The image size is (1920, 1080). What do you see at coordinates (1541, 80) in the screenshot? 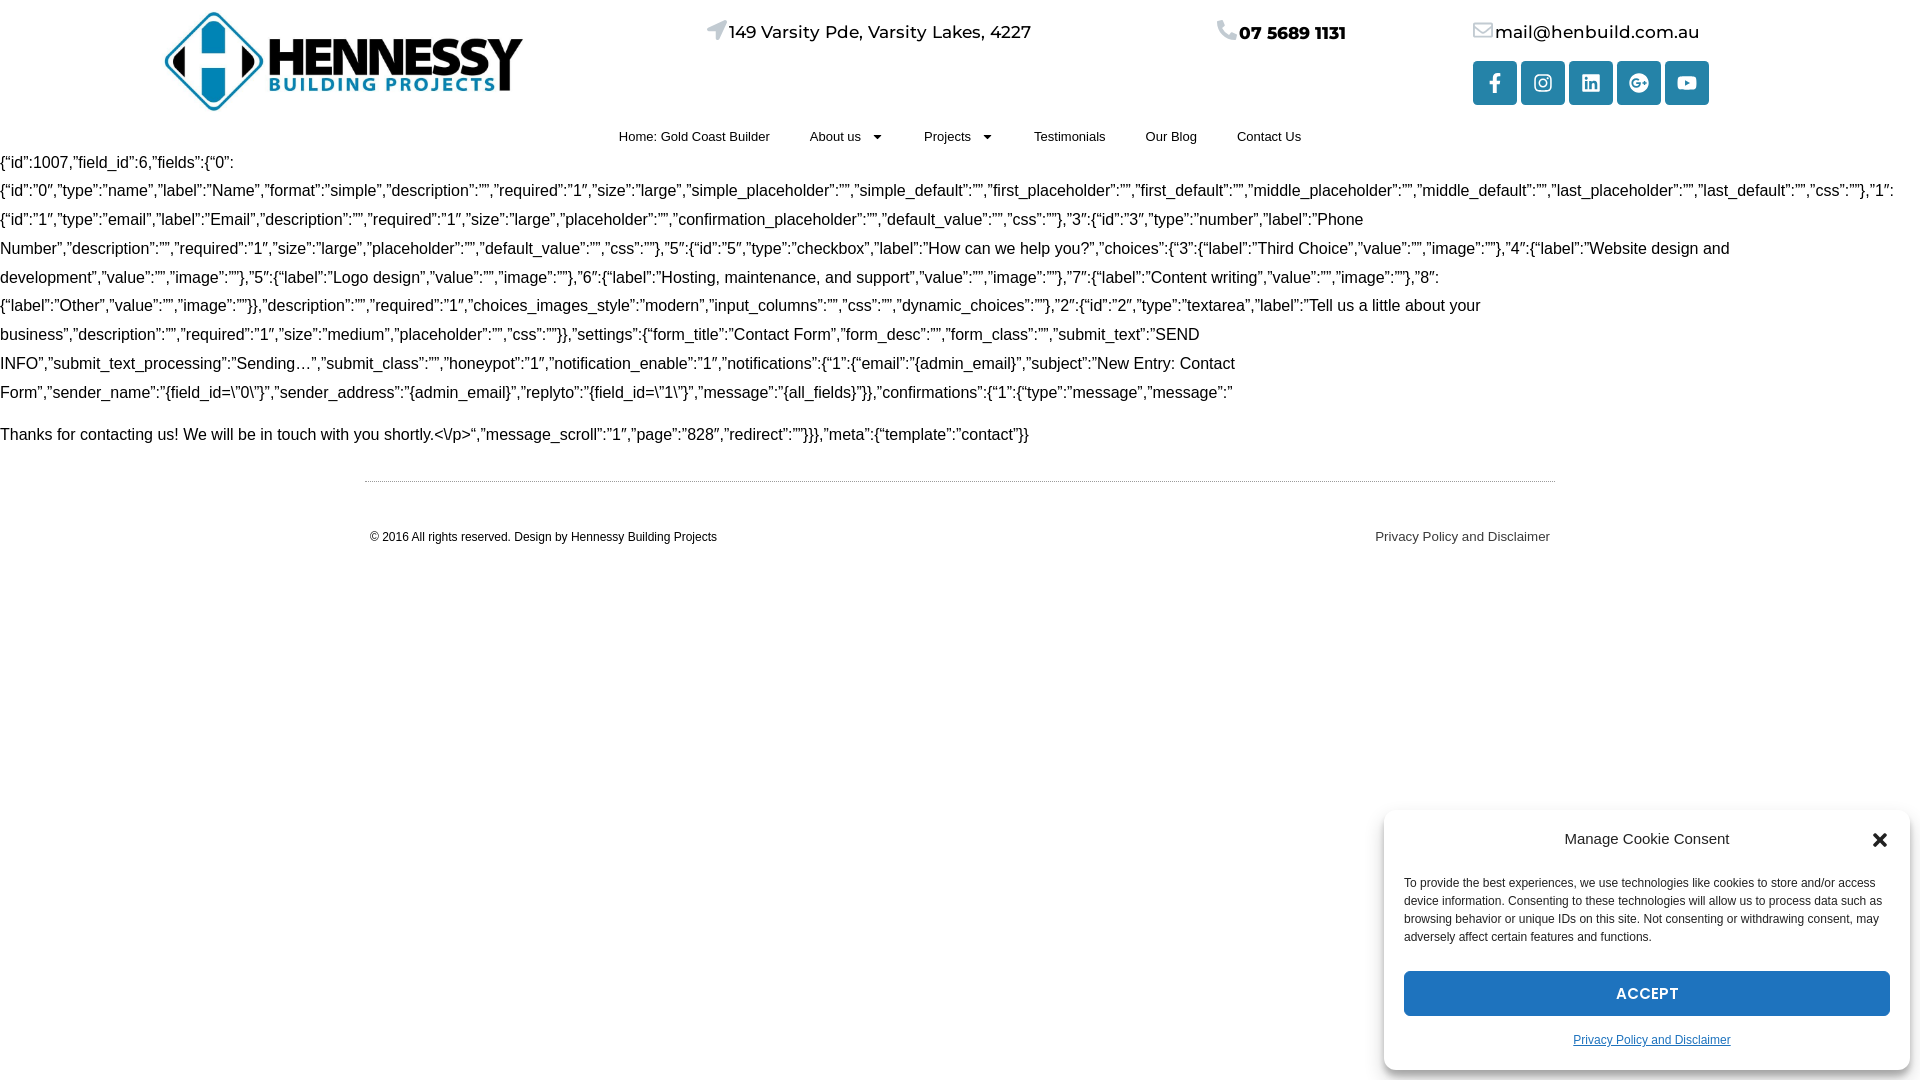
I see `'Instagram'` at bounding box center [1541, 80].